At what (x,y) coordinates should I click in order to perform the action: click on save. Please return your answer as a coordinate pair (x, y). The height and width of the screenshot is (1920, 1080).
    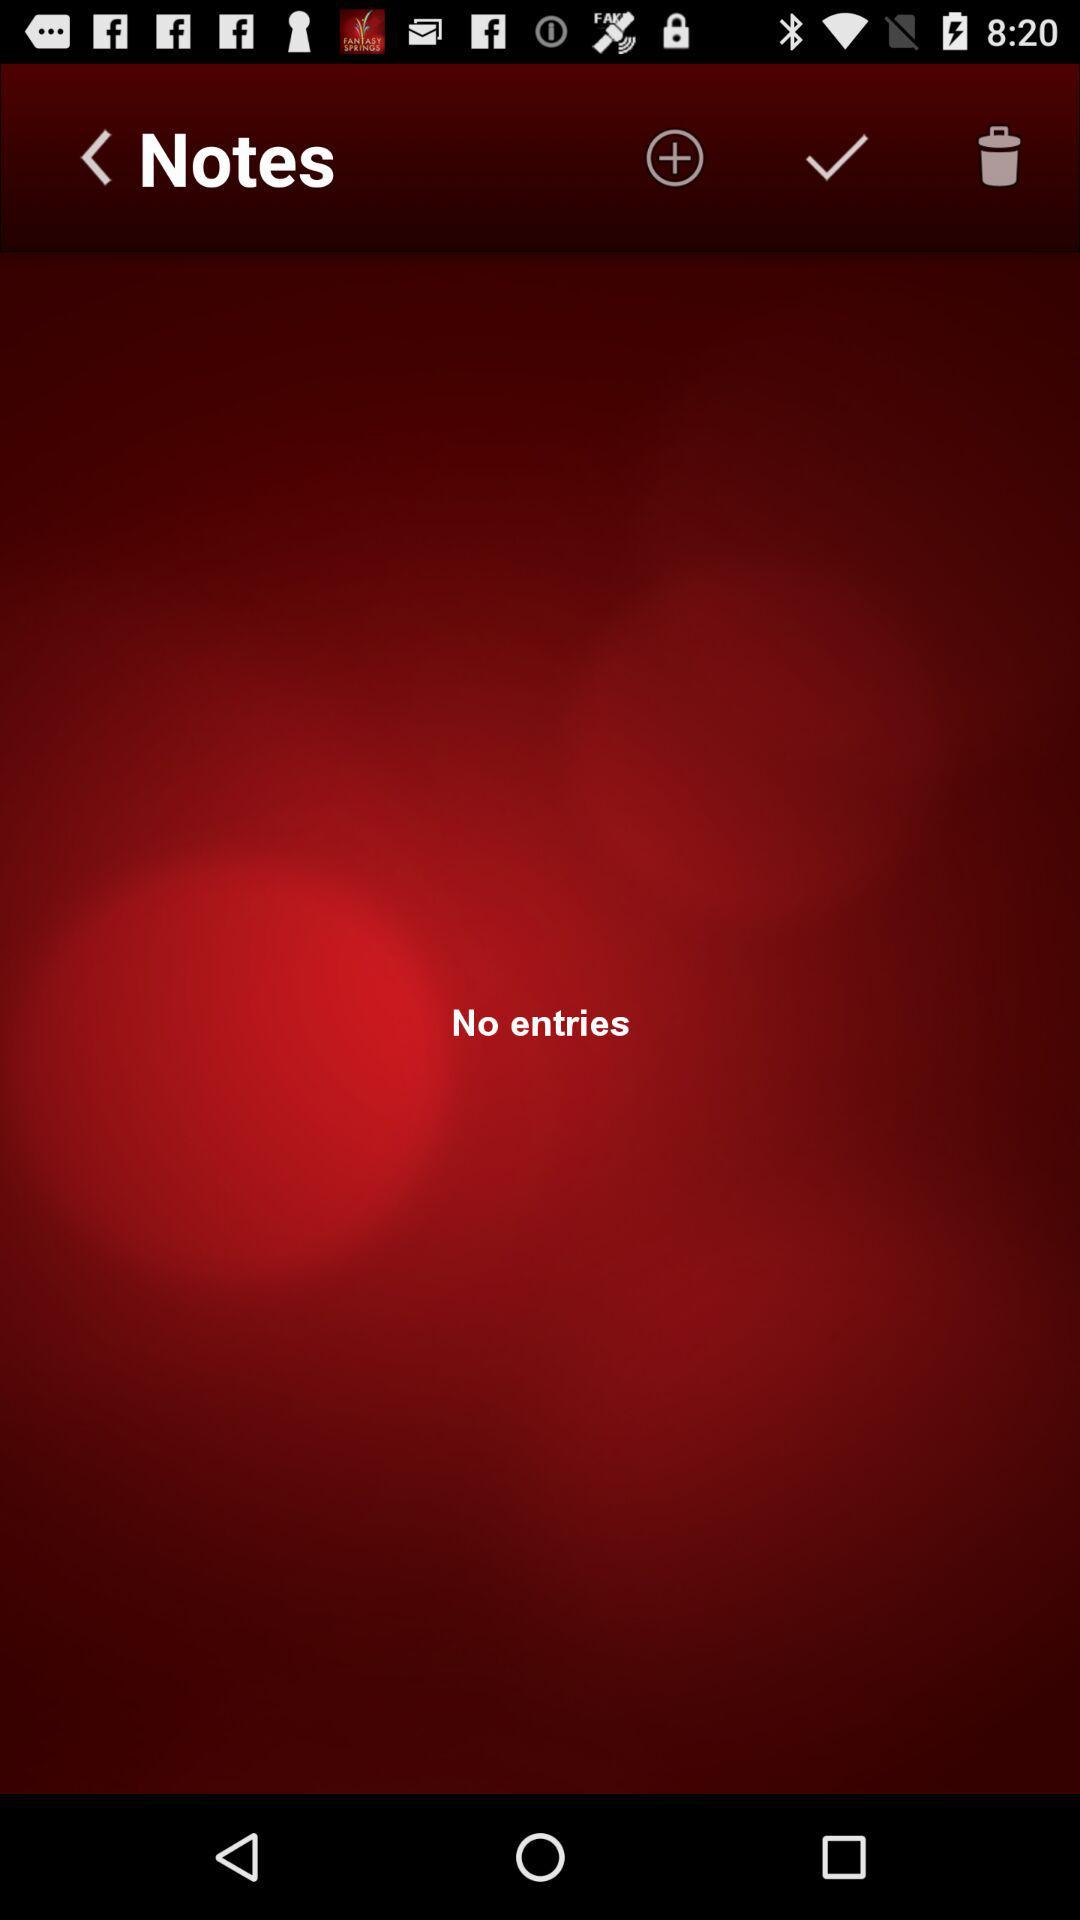
    Looking at the image, I should click on (837, 156).